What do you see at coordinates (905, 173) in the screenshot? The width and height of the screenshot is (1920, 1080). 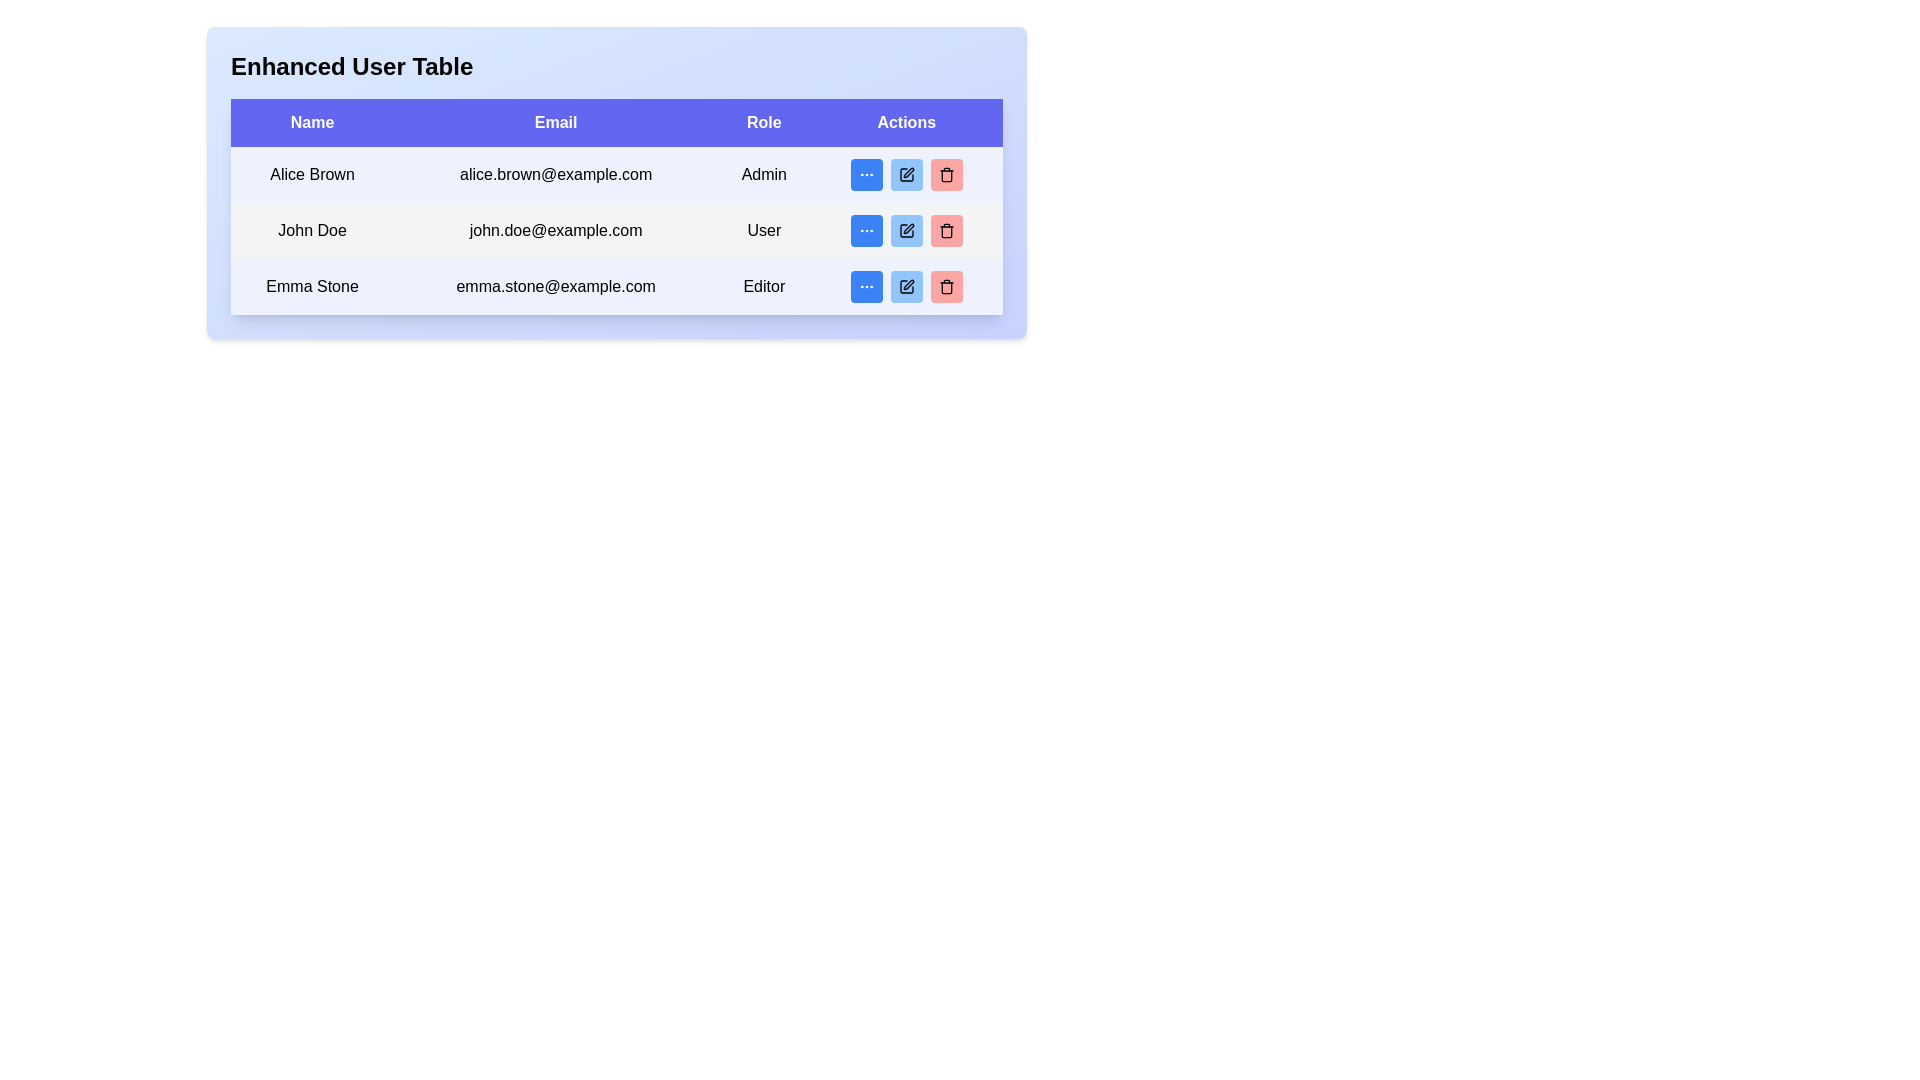 I see `the square pen glyph icon located in the 'Actions' column of the first row to initiate the edit action` at bounding box center [905, 173].